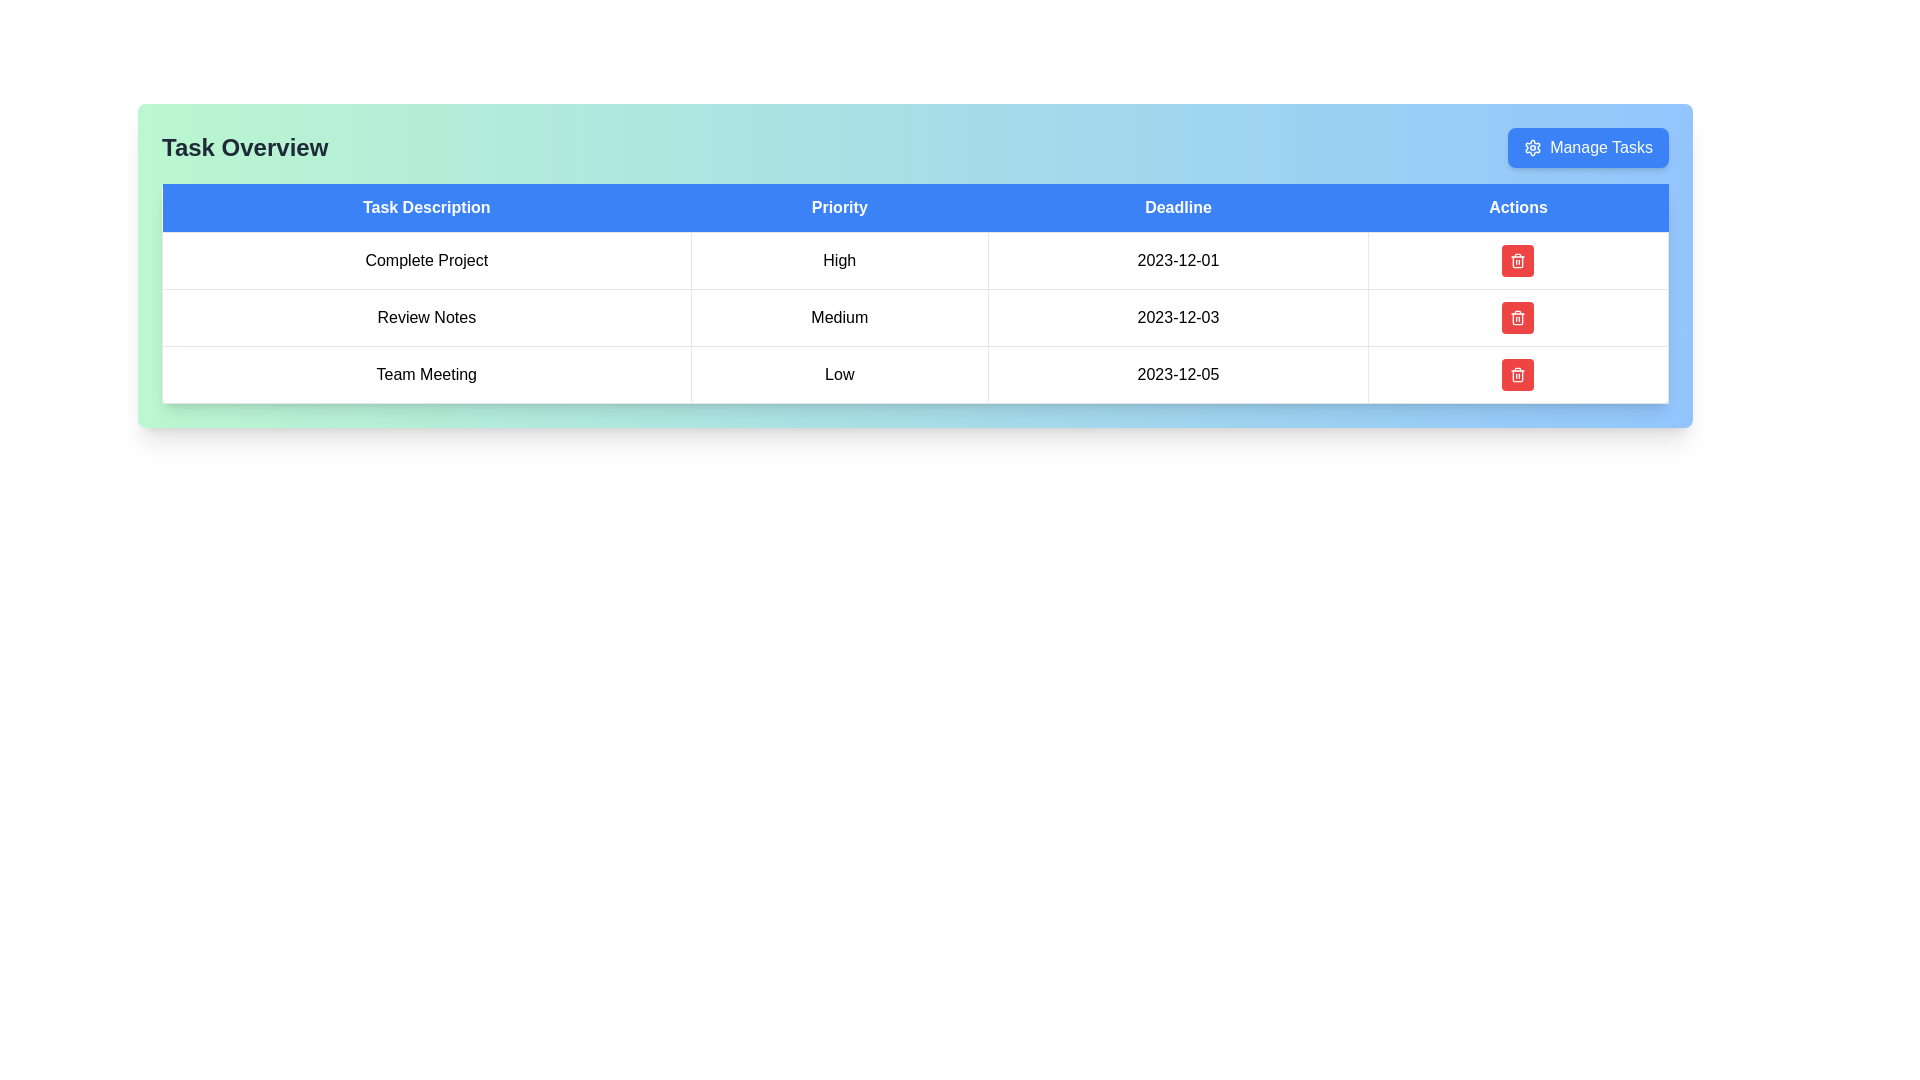 The height and width of the screenshot is (1080, 1920). What do you see at coordinates (839, 374) in the screenshot?
I see `the text label displaying 'Low' in the 'Priority' column of the 'Team Meeting' row` at bounding box center [839, 374].